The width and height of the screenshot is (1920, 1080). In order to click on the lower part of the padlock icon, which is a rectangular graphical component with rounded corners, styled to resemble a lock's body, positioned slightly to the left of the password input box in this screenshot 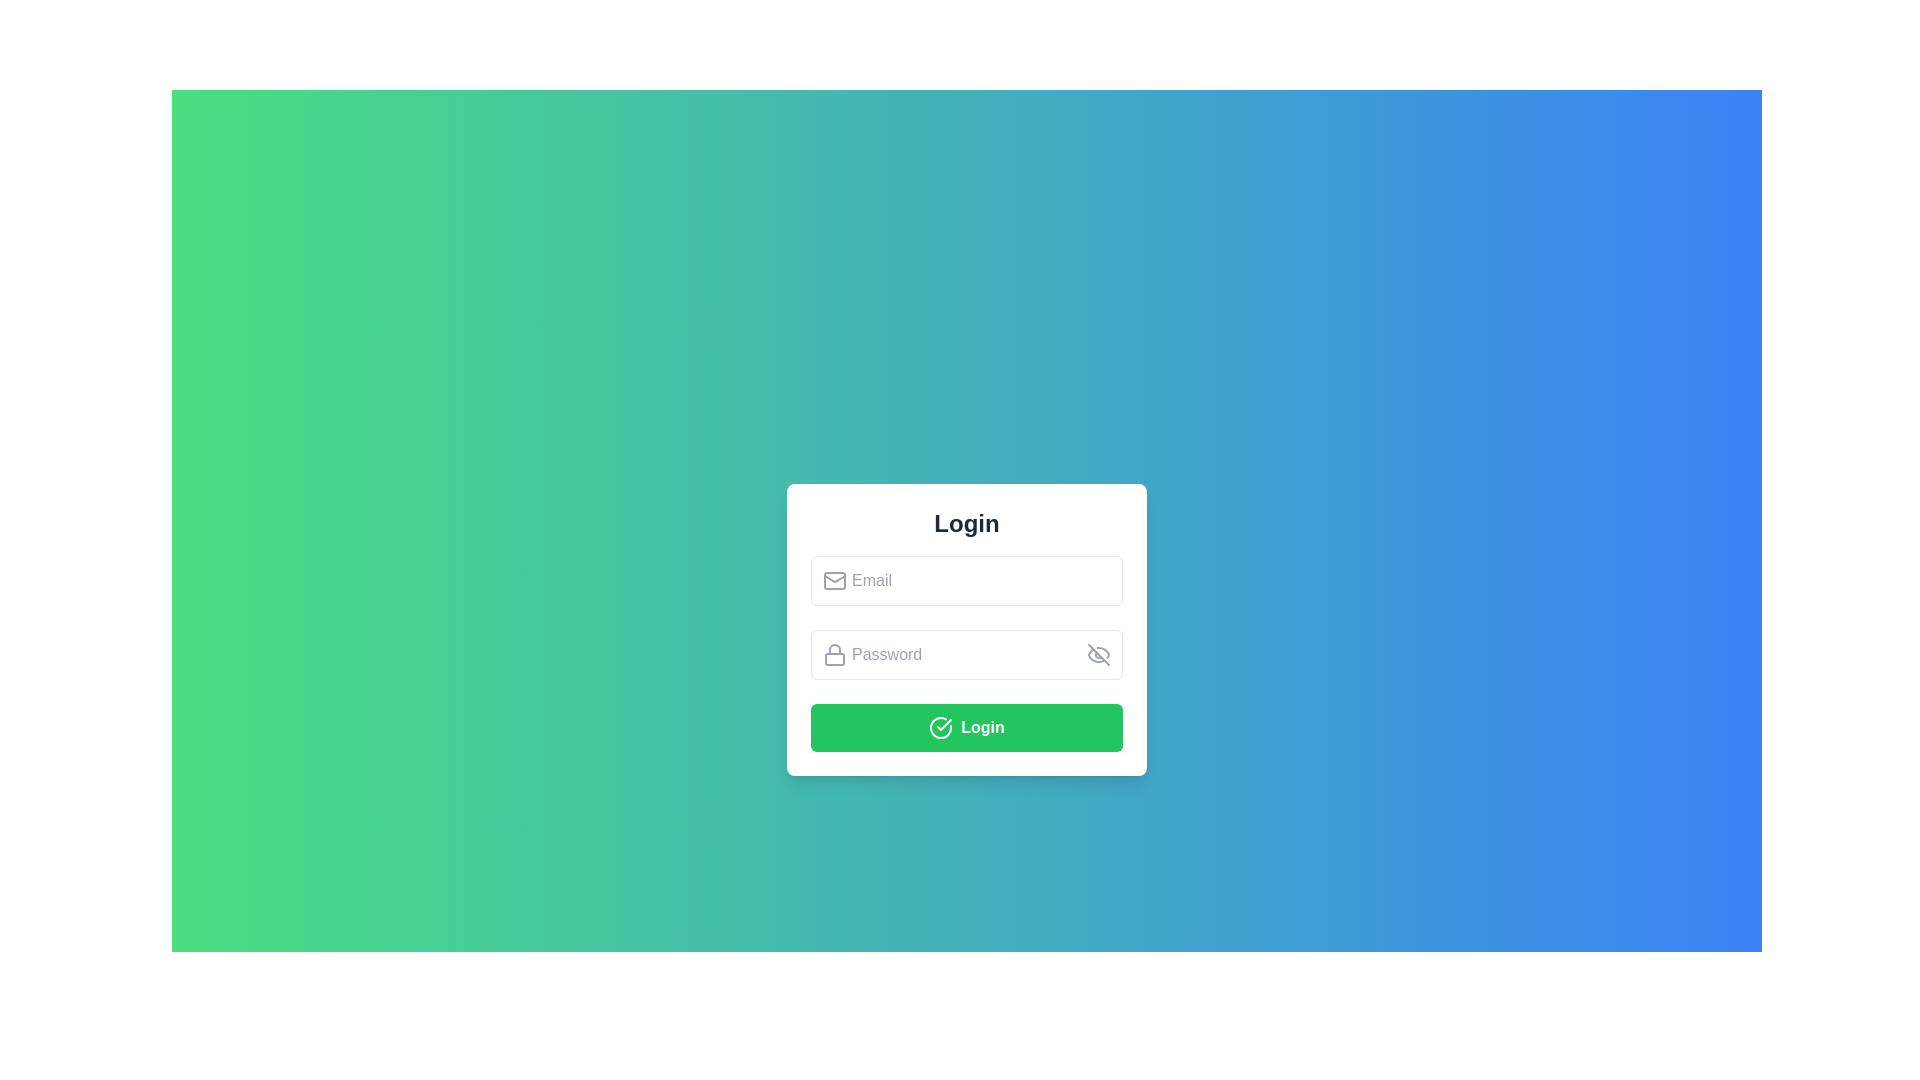, I will do `click(835, 659)`.